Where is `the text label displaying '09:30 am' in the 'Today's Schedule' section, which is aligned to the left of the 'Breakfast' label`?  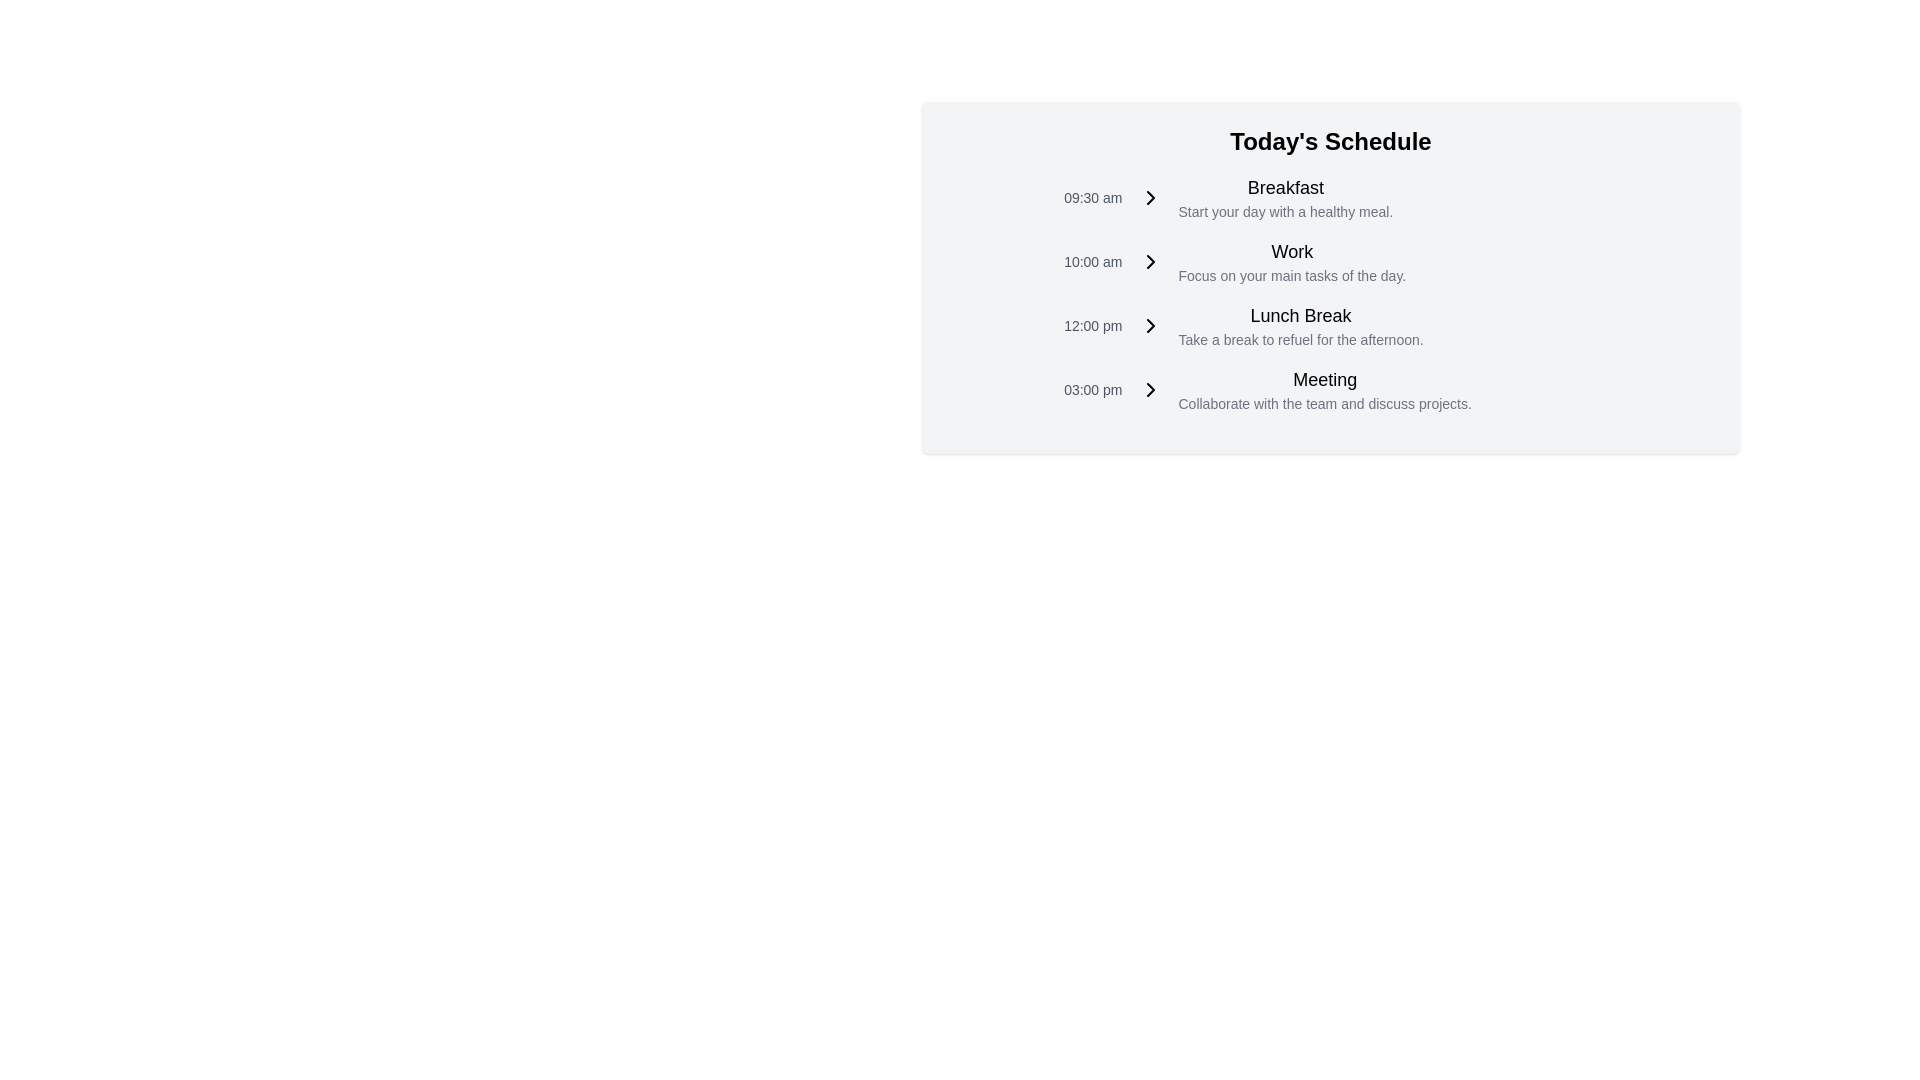 the text label displaying '09:30 am' in the 'Today's Schedule' section, which is aligned to the left of the 'Breakfast' label is located at coordinates (1092, 197).